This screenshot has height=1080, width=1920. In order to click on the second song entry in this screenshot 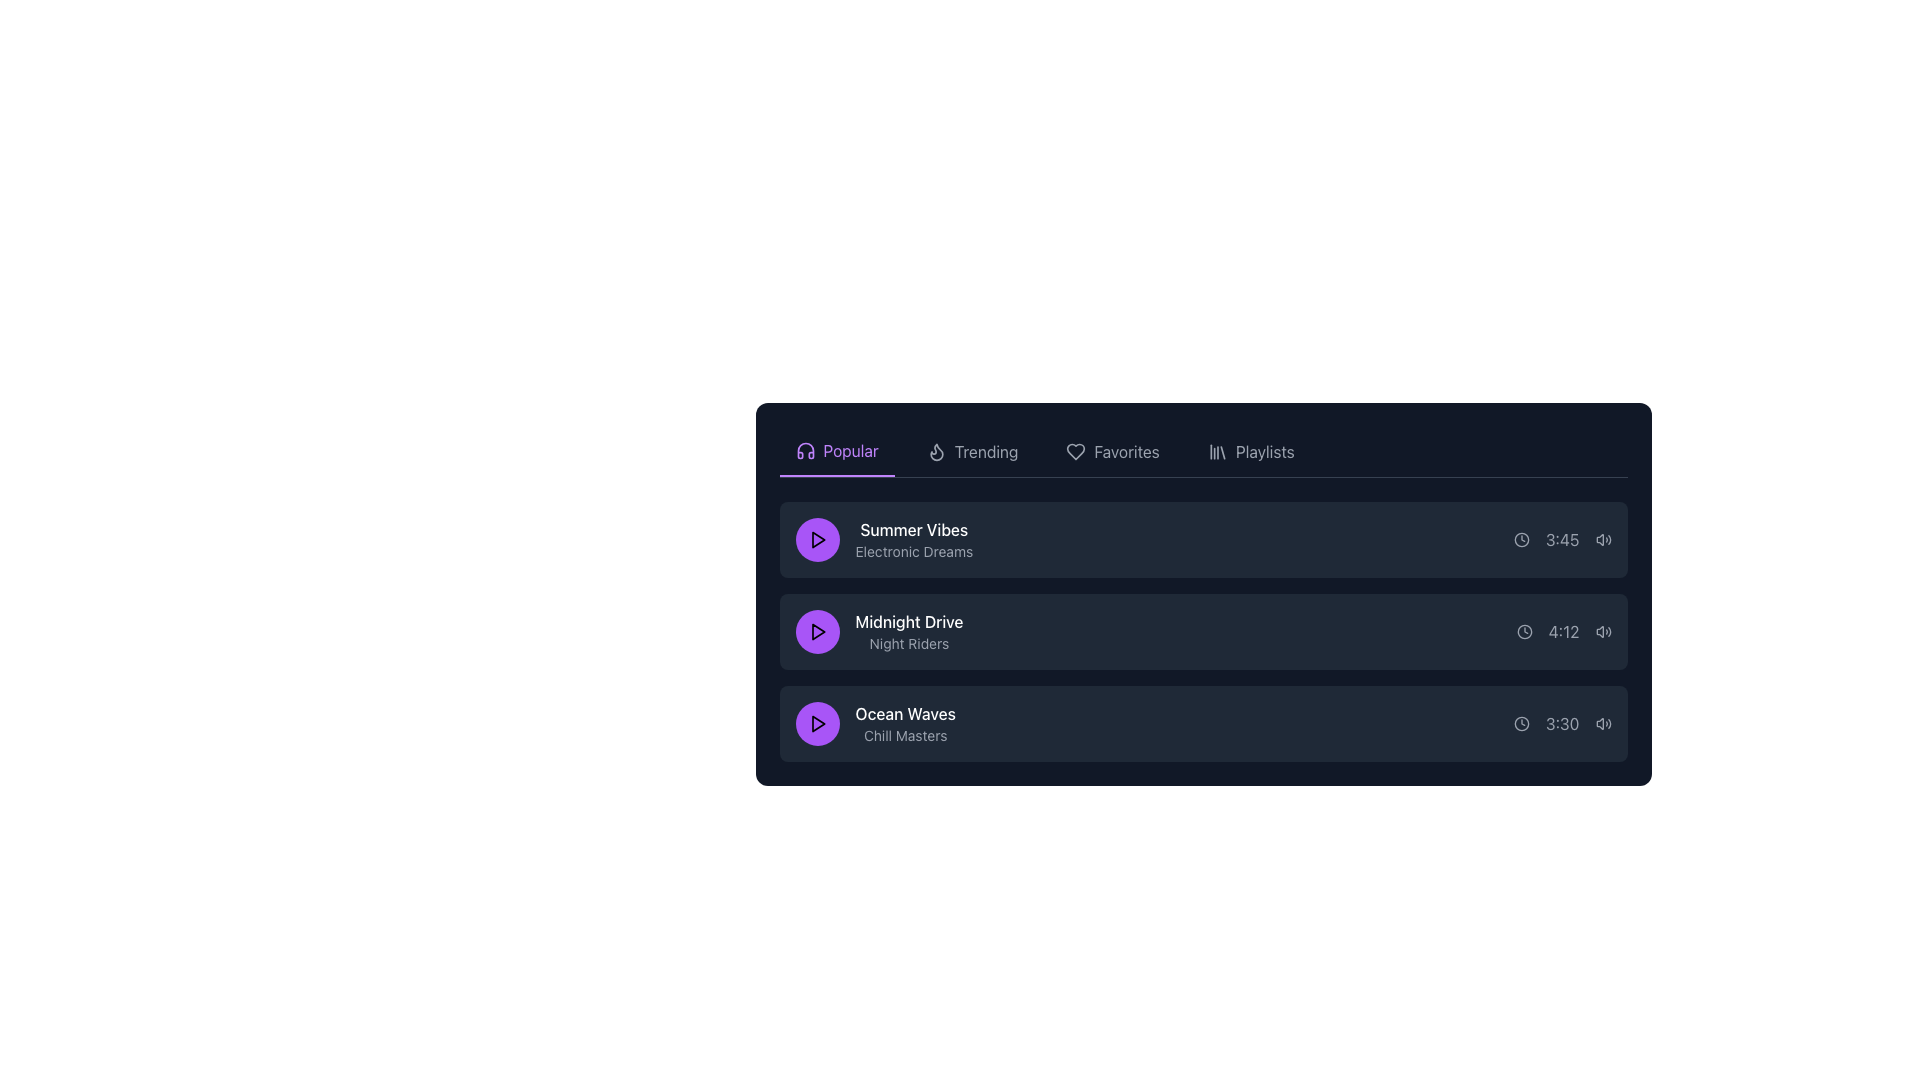, I will do `click(1202, 632)`.